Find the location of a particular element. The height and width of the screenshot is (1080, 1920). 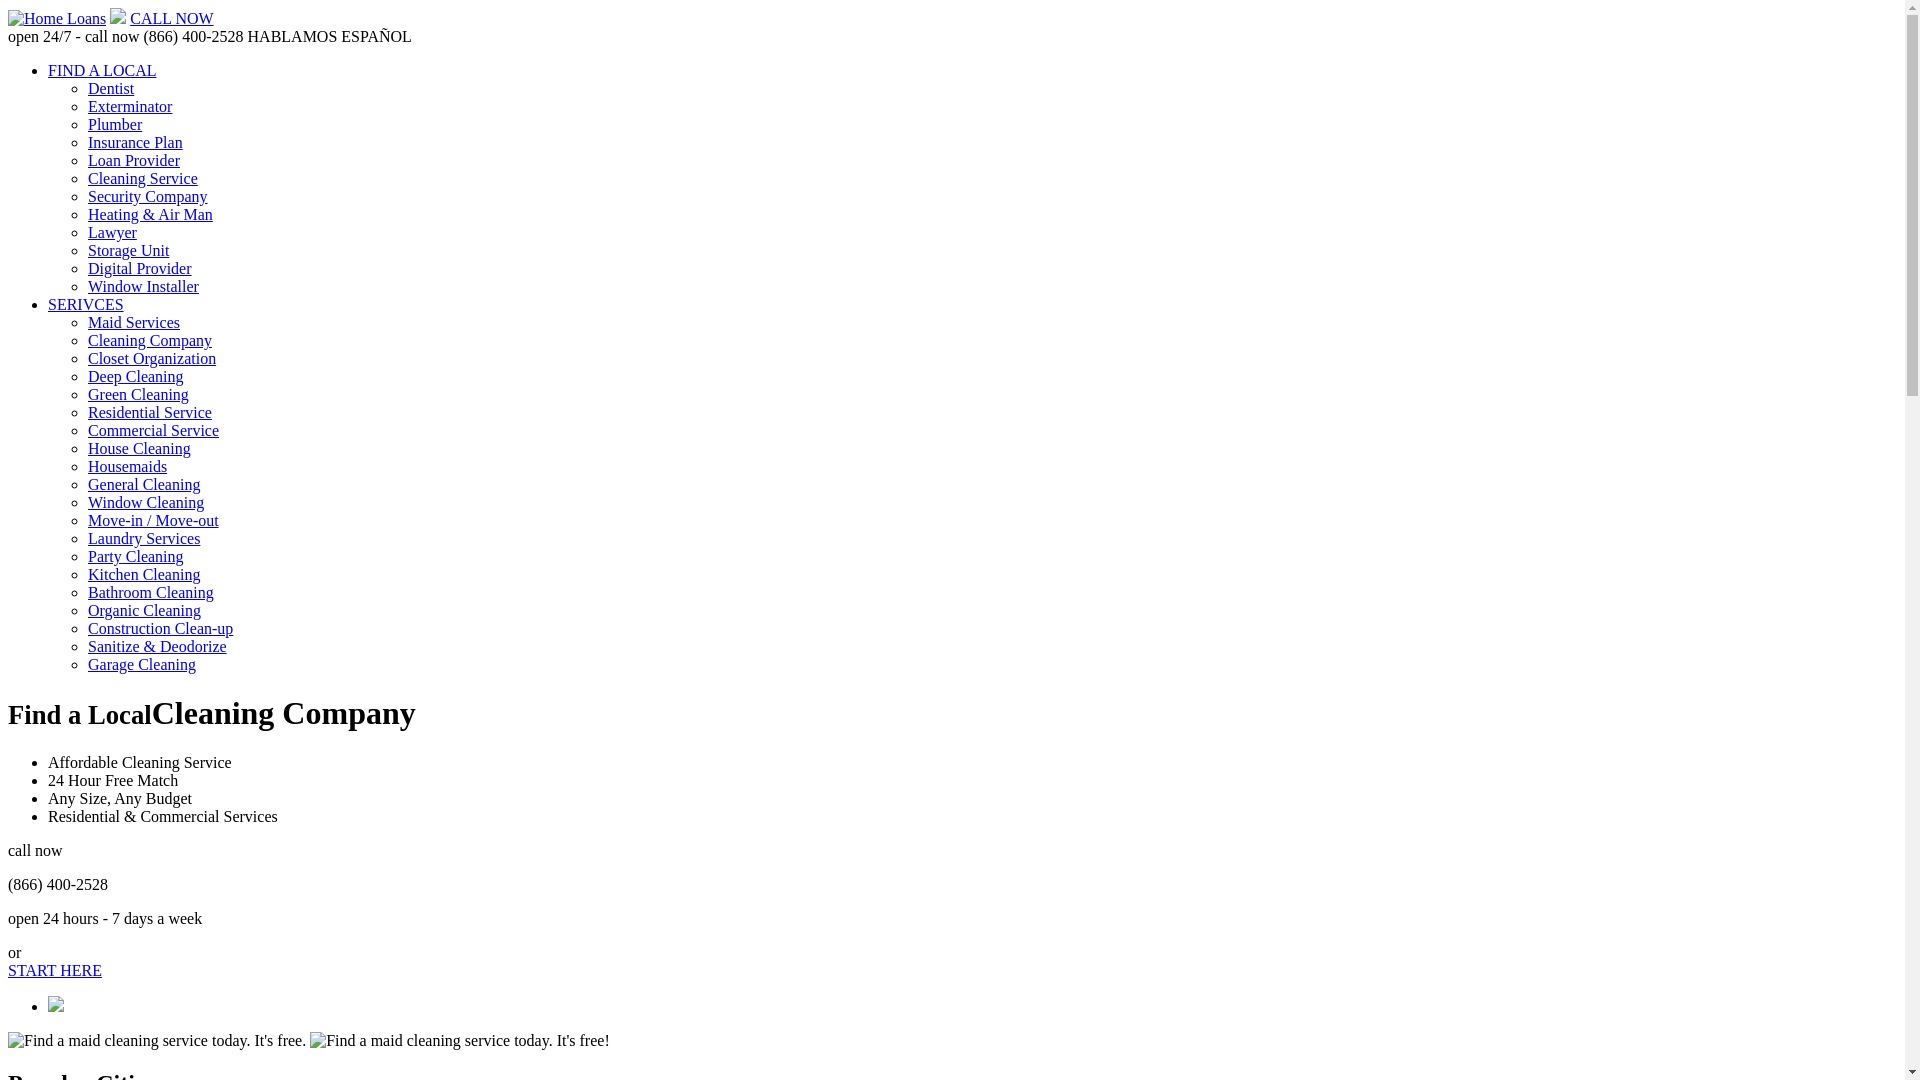

'Garage Cleaning' is located at coordinates (141, 664).